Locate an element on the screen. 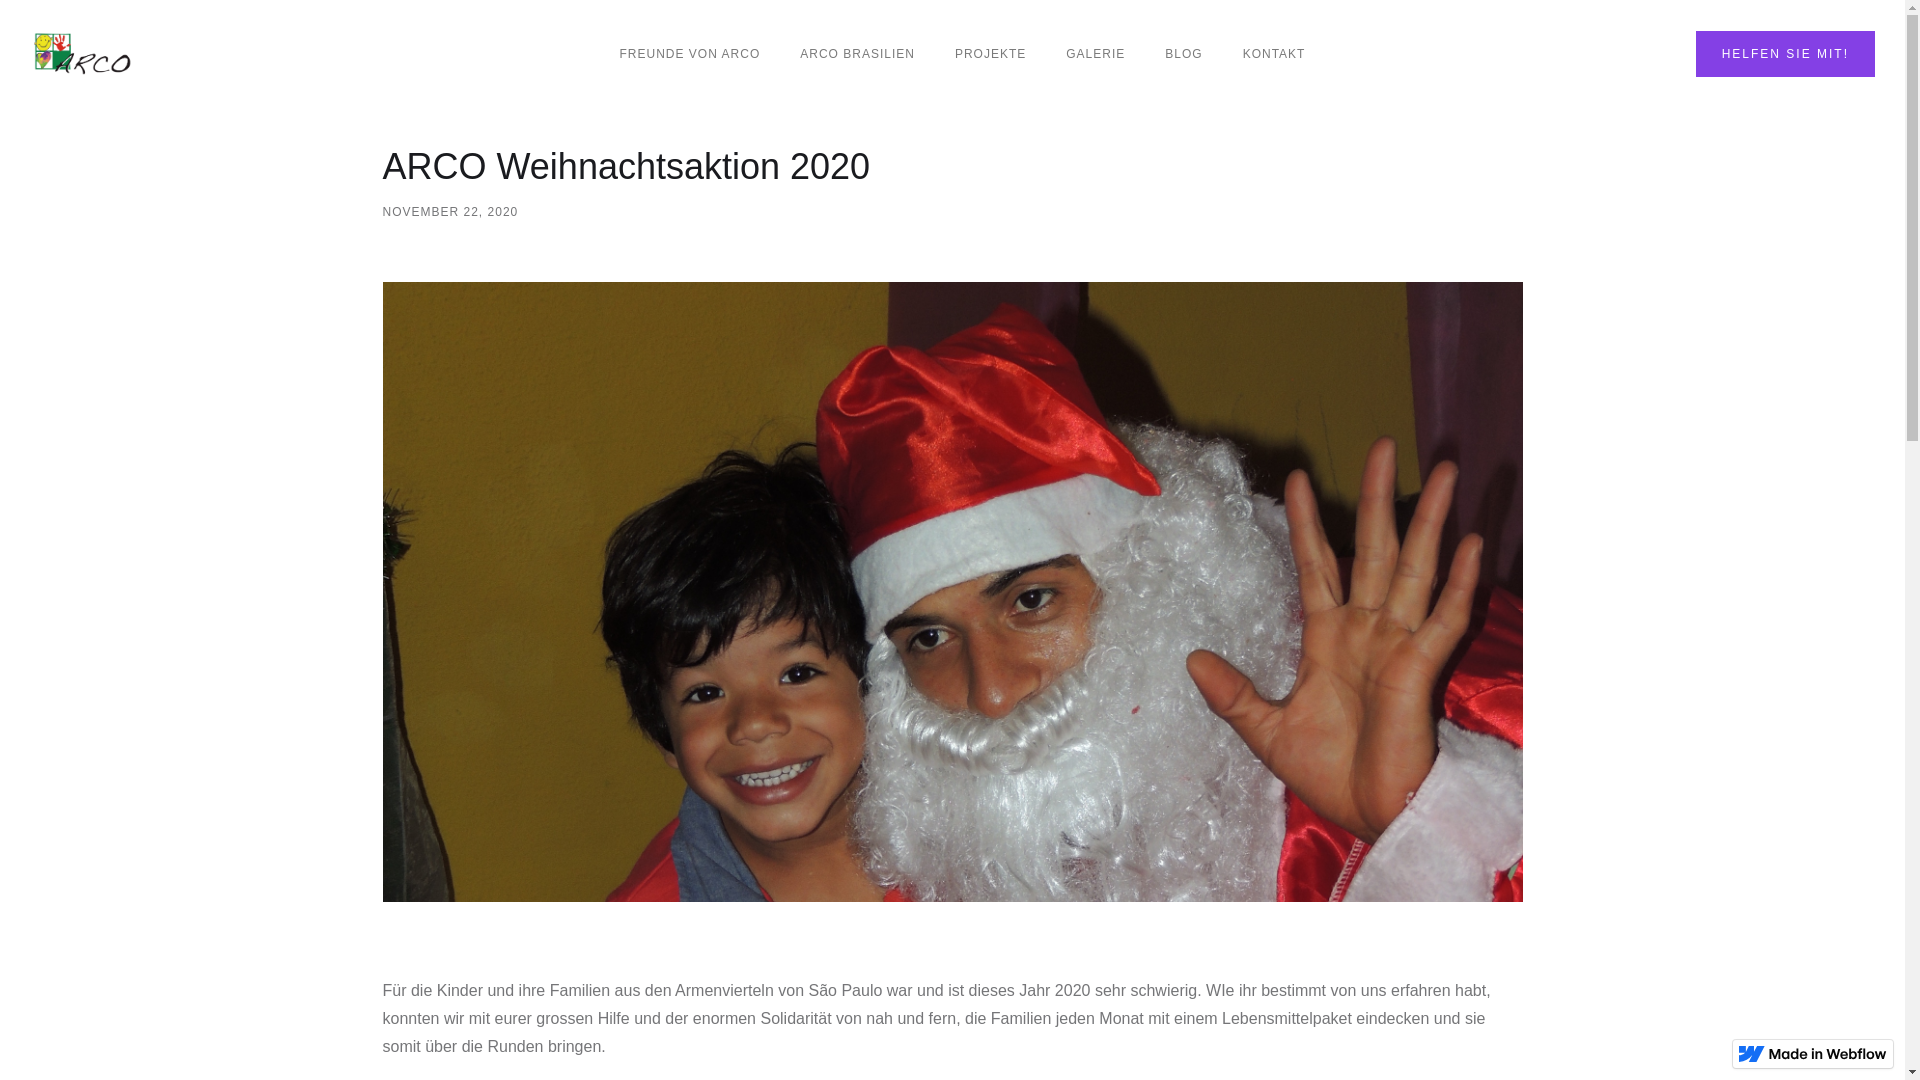 This screenshot has width=1920, height=1080. 'ARCO BRASILIEN' is located at coordinates (778, 53).